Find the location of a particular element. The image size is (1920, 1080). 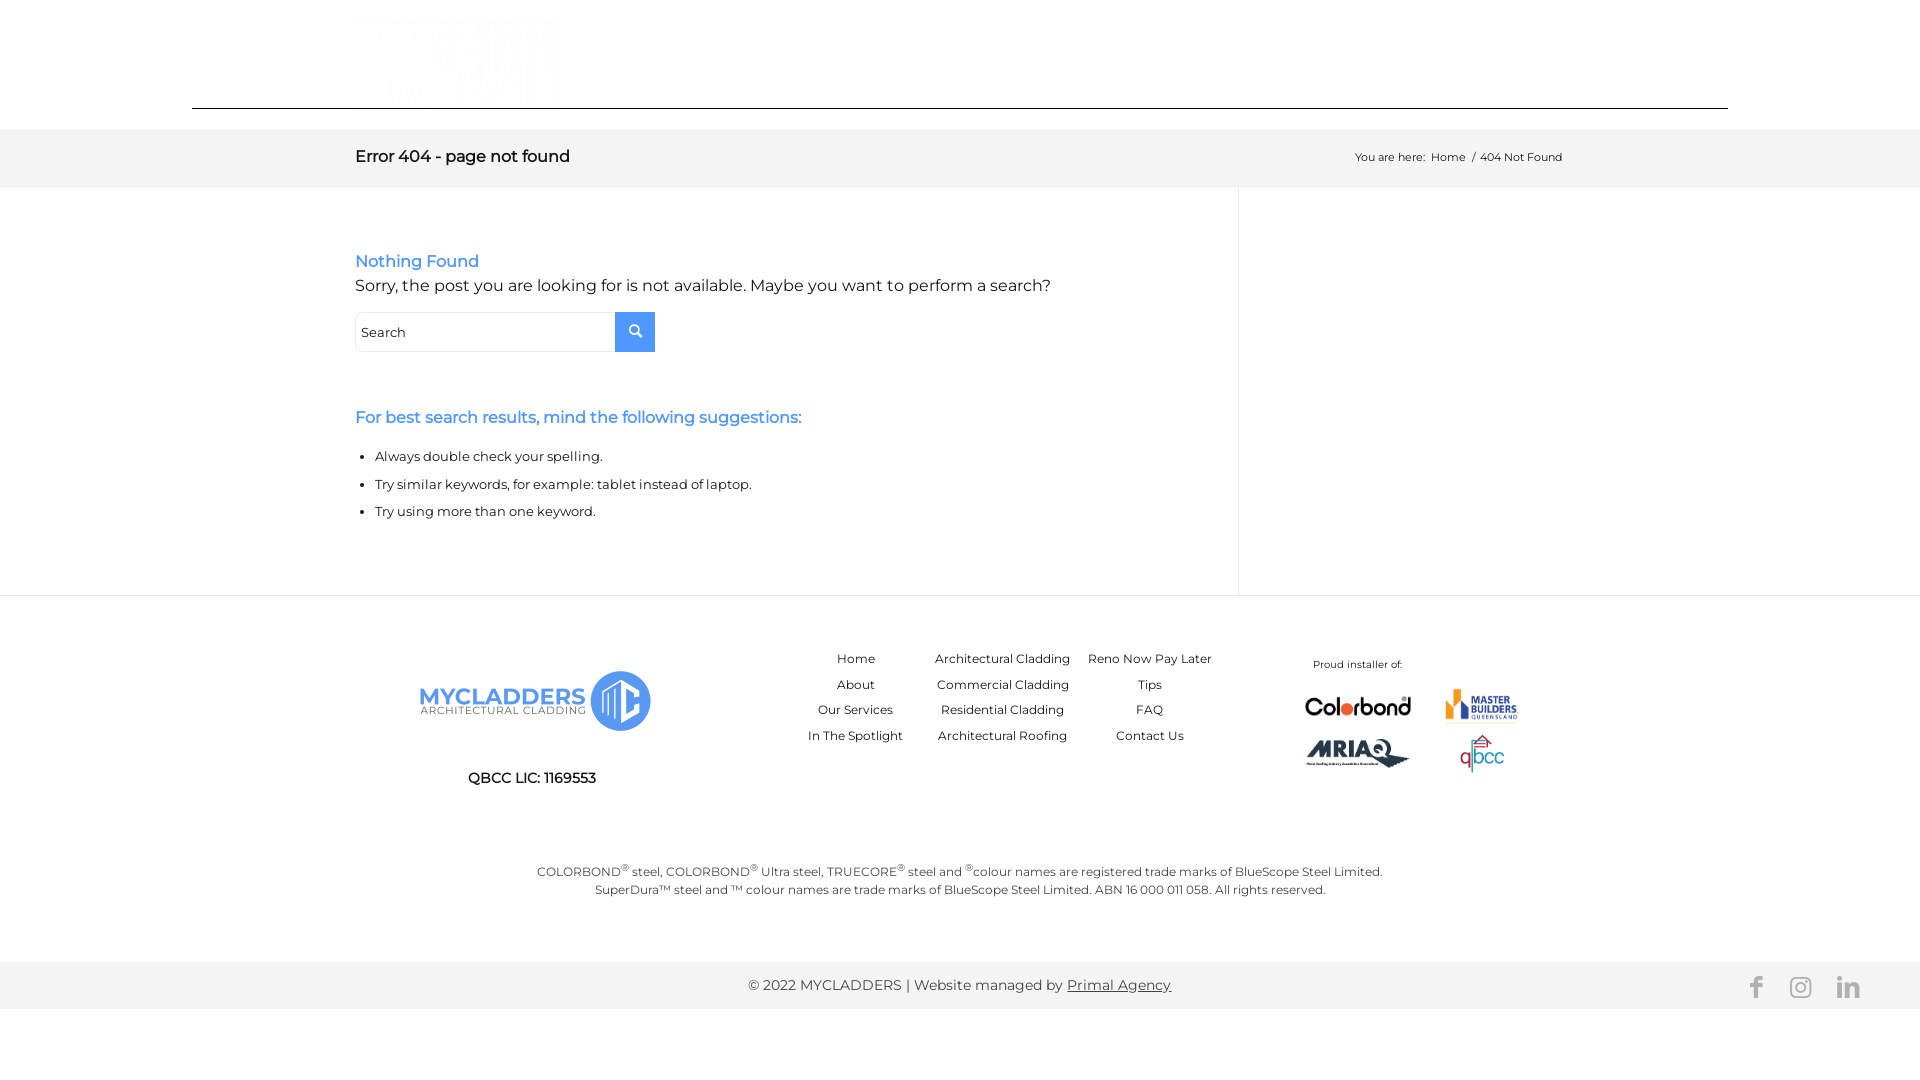

'About' is located at coordinates (836, 683).